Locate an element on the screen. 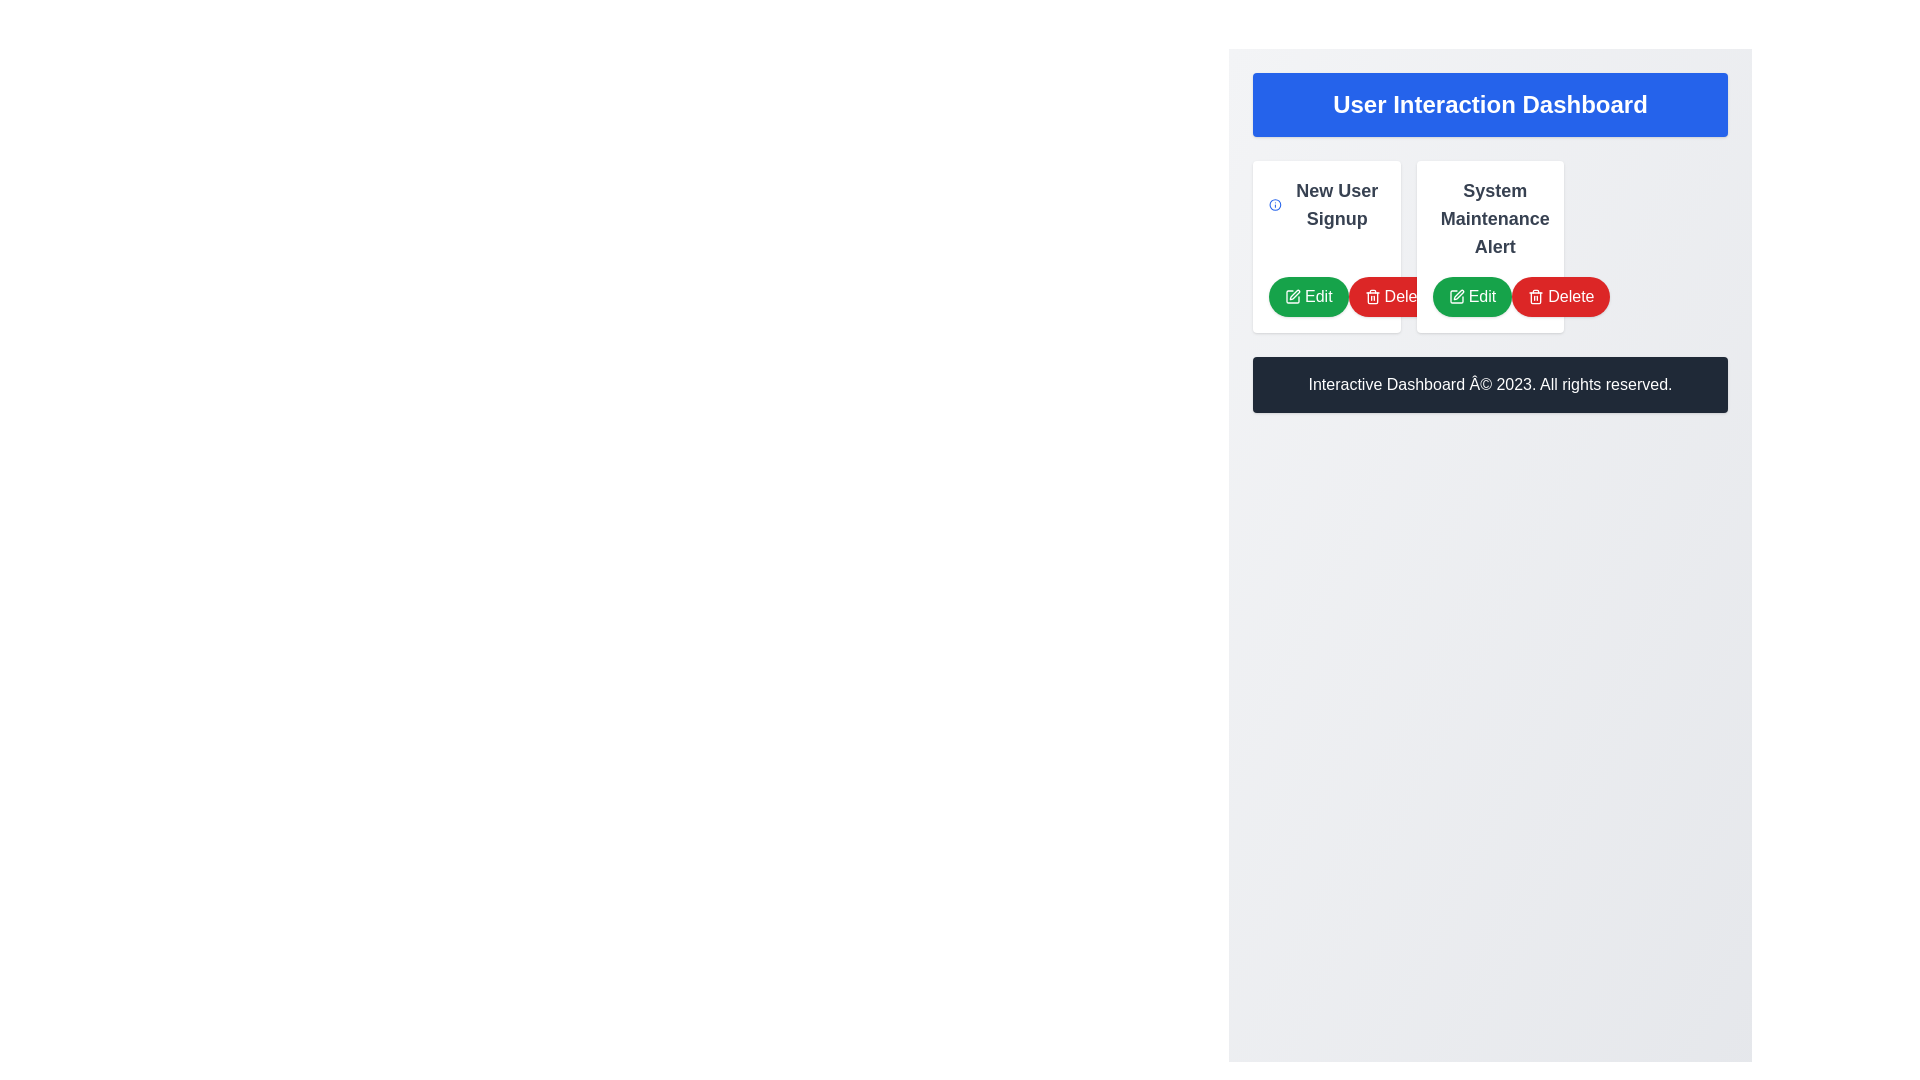 This screenshot has width=1920, height=1080. the 'Delete' button with a red background and white text is located at coordinates (1396, 297).